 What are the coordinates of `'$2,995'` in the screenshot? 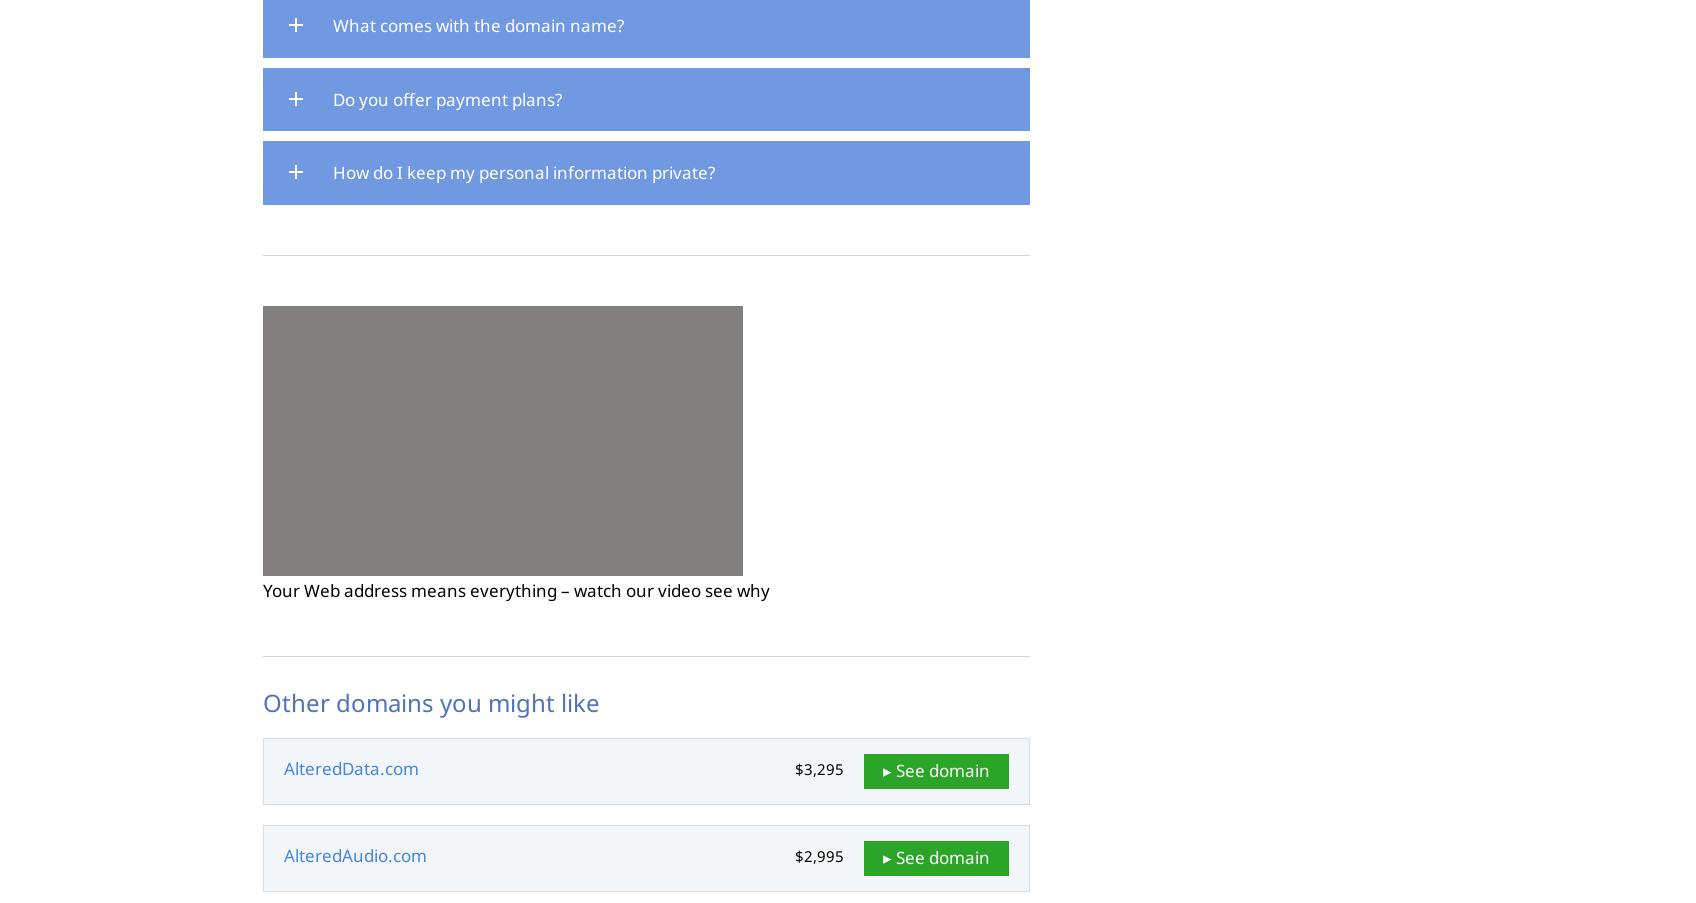 It's located at (818, 856).